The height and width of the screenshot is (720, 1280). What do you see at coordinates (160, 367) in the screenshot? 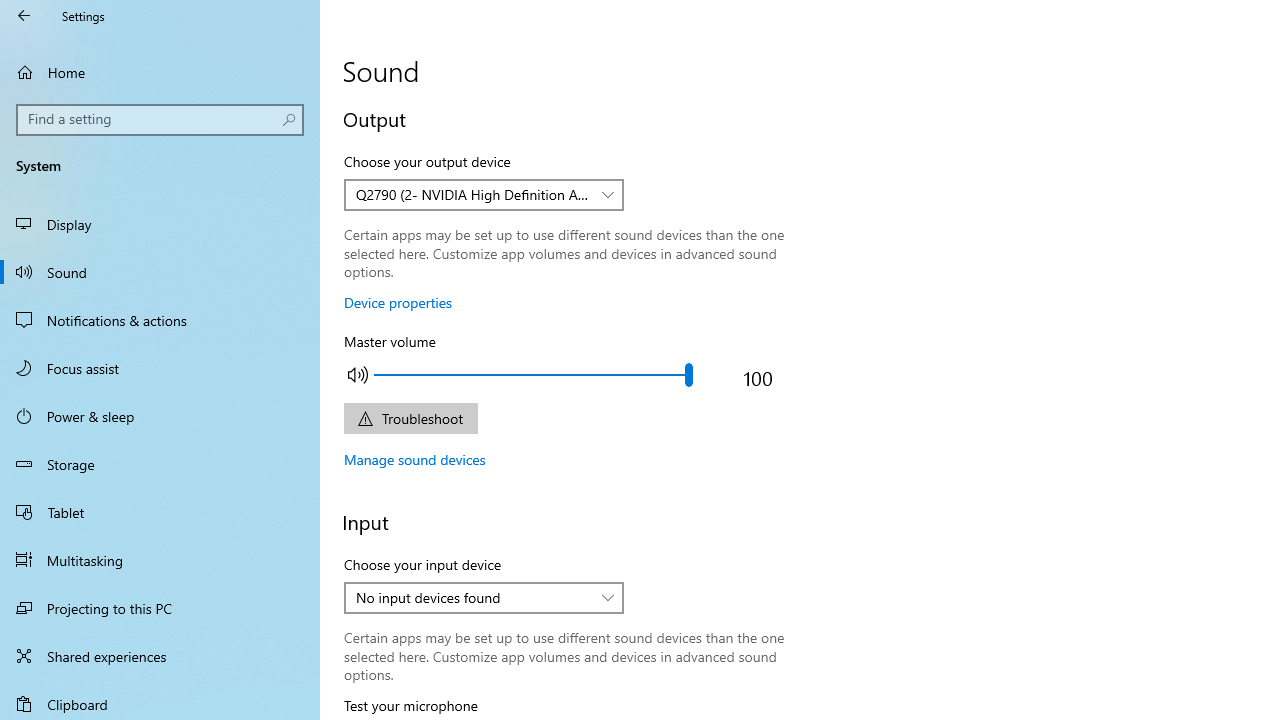
I see `'Focus assist'` at bounding box center [160, 367].